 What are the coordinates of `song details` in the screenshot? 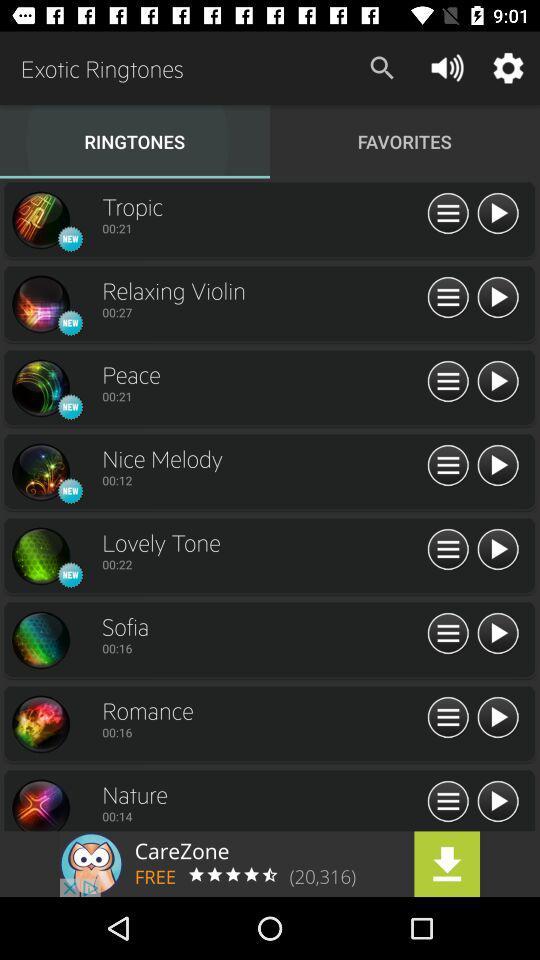 It's located at (448, 381).